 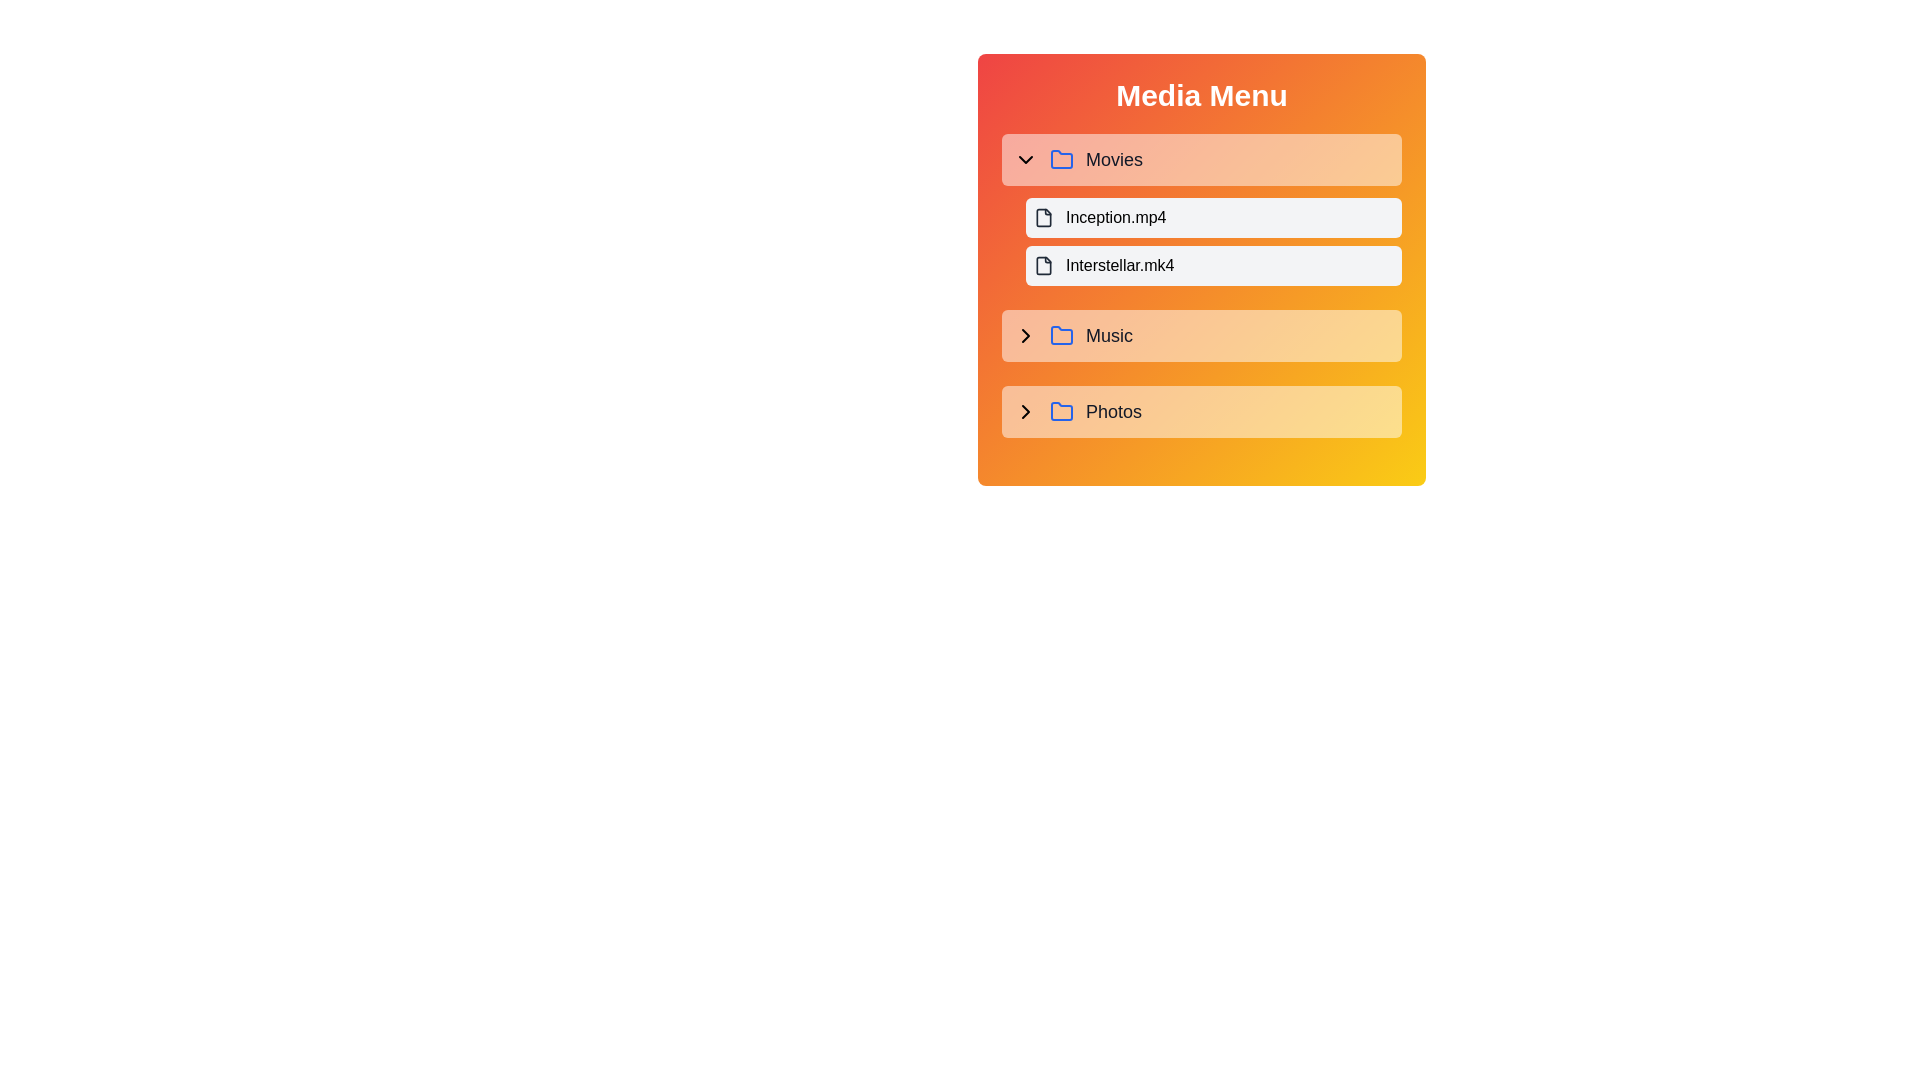 What do you see at coordinates (1200, 209) in the screenshot?
I see `the first selectable item in the media menu, corresponding` at bounding box center [1200, 209].